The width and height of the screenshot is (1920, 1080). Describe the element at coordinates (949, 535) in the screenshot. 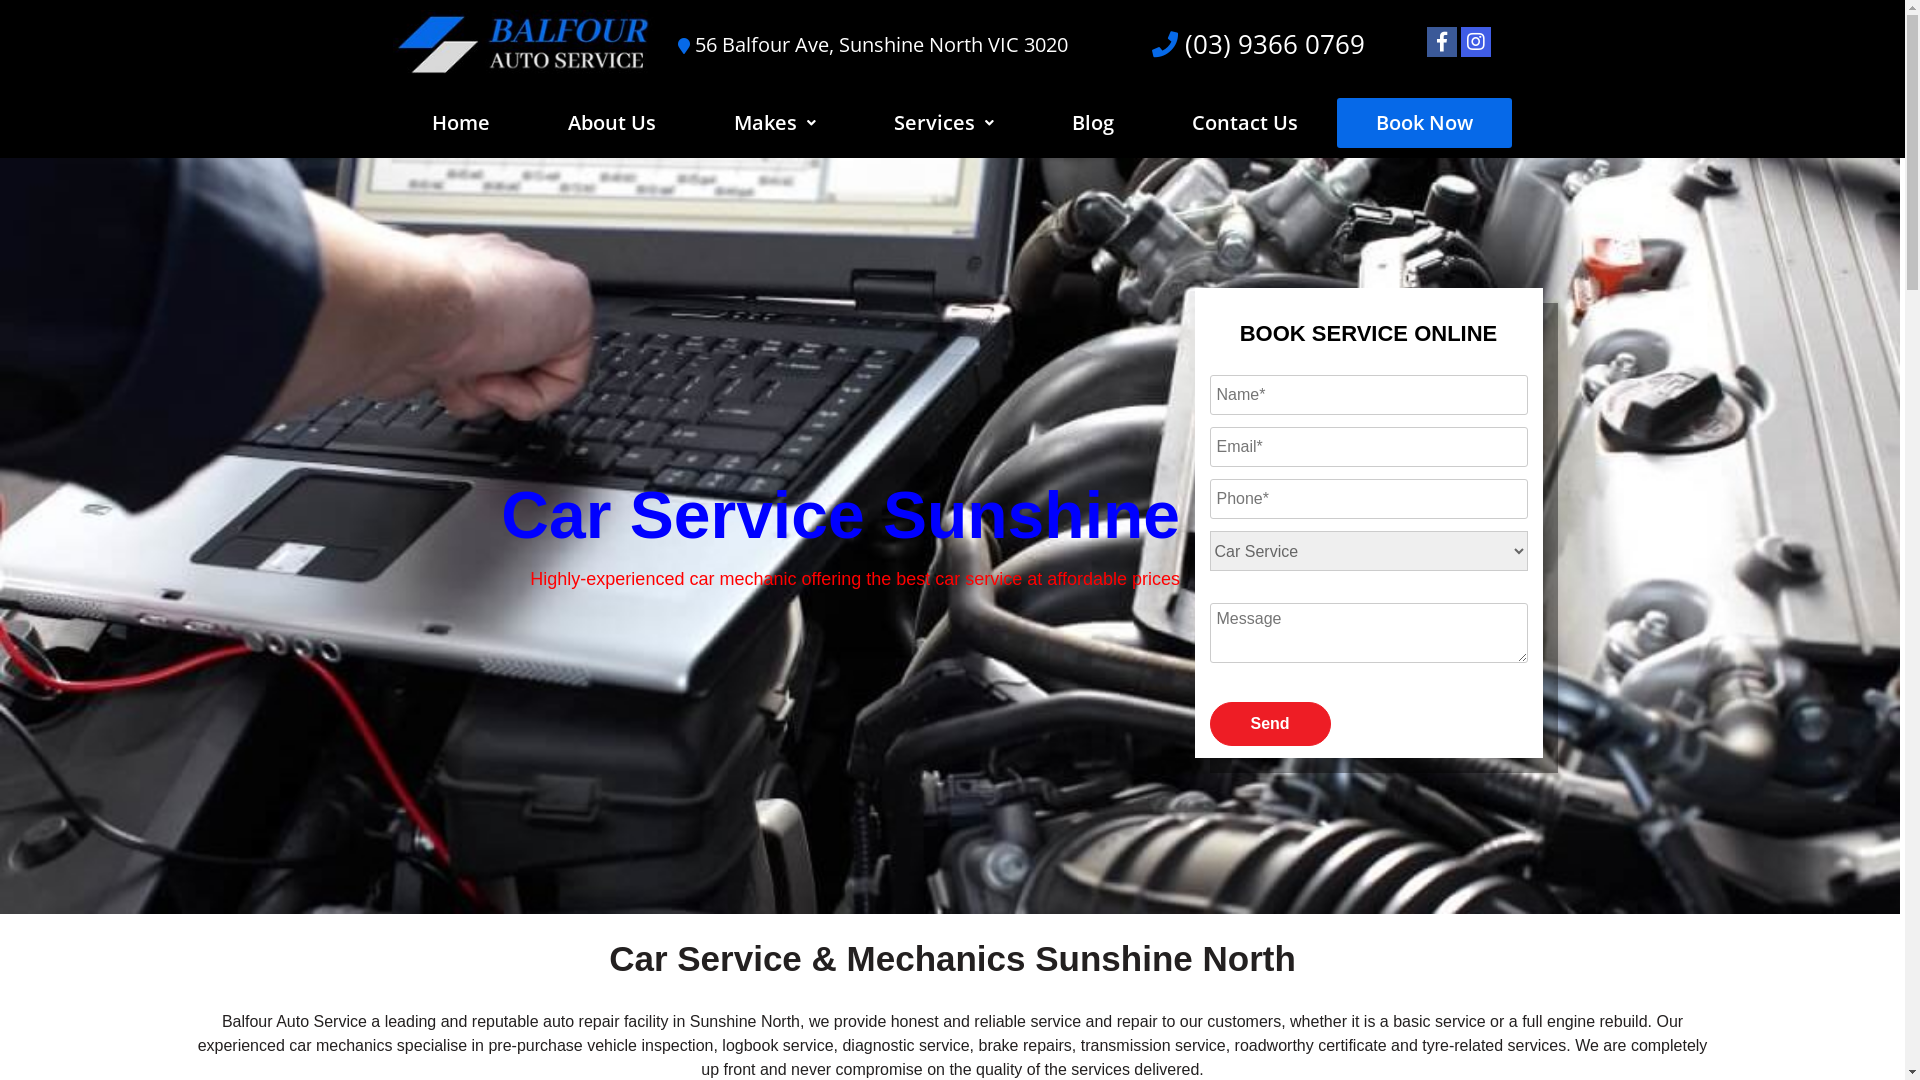

I see `'Mechanic-Sunshine-3'` at that location.